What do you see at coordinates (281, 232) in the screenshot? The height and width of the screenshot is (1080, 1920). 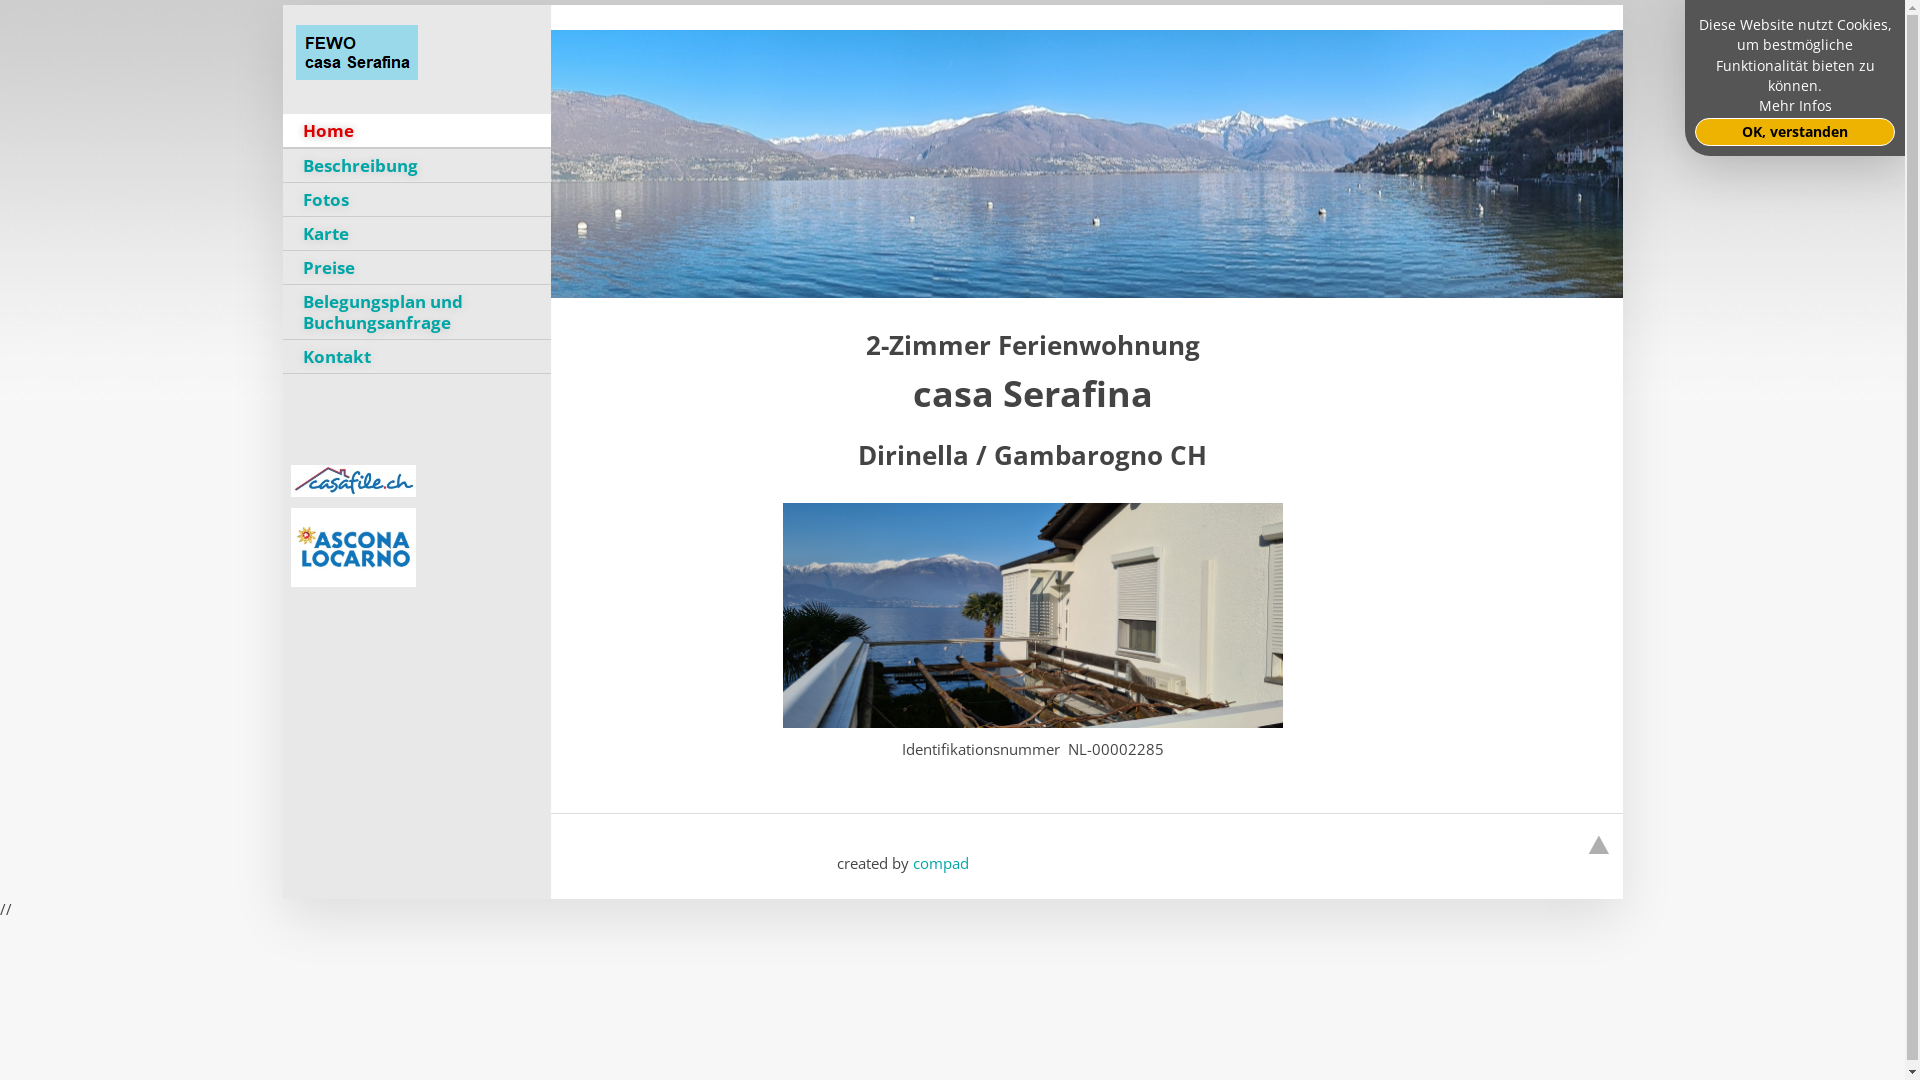 I see `'Karte'` at bounding box center [281, 232].